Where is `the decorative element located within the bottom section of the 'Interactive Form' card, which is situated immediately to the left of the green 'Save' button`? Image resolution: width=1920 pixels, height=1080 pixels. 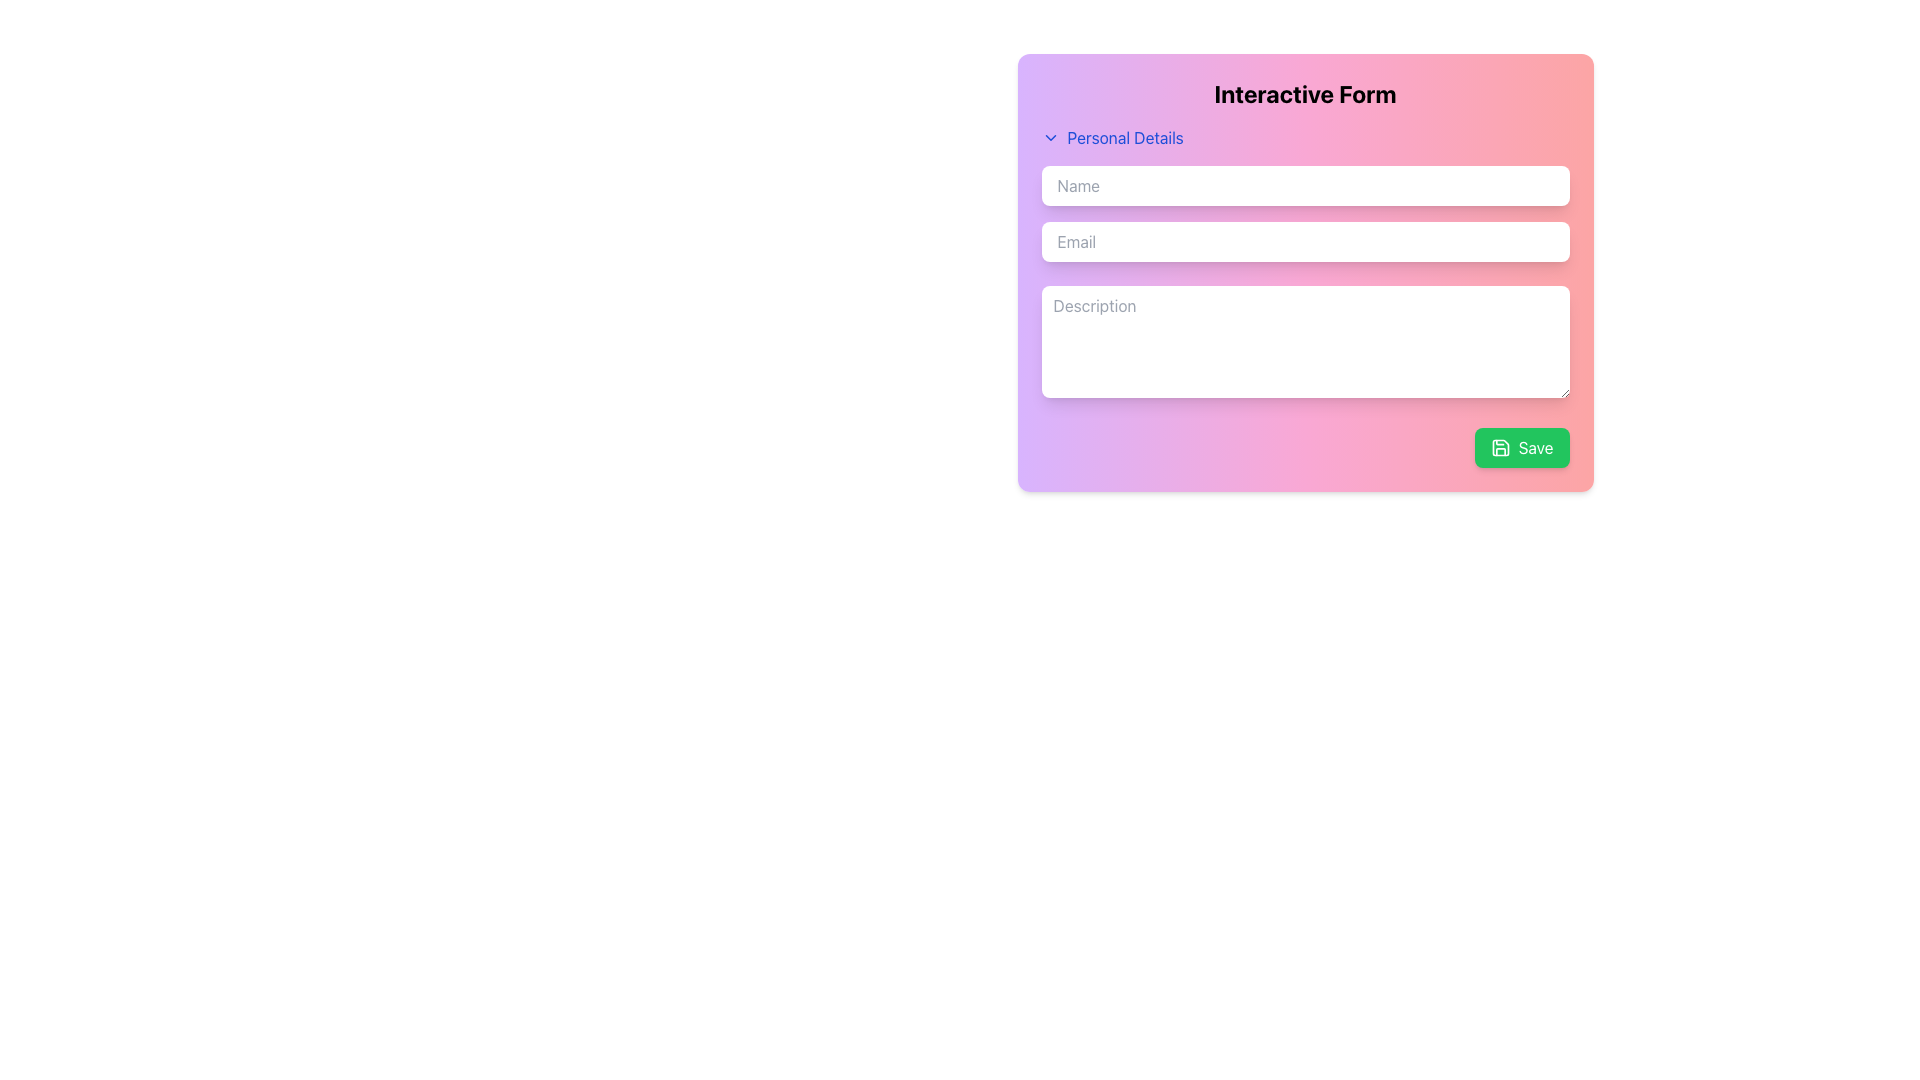 the decorative element located within the bottom section of the 'Interactive Form' card, which is situated immediately to the left of the green 'Save' button is located at coordinates (1305, 446).